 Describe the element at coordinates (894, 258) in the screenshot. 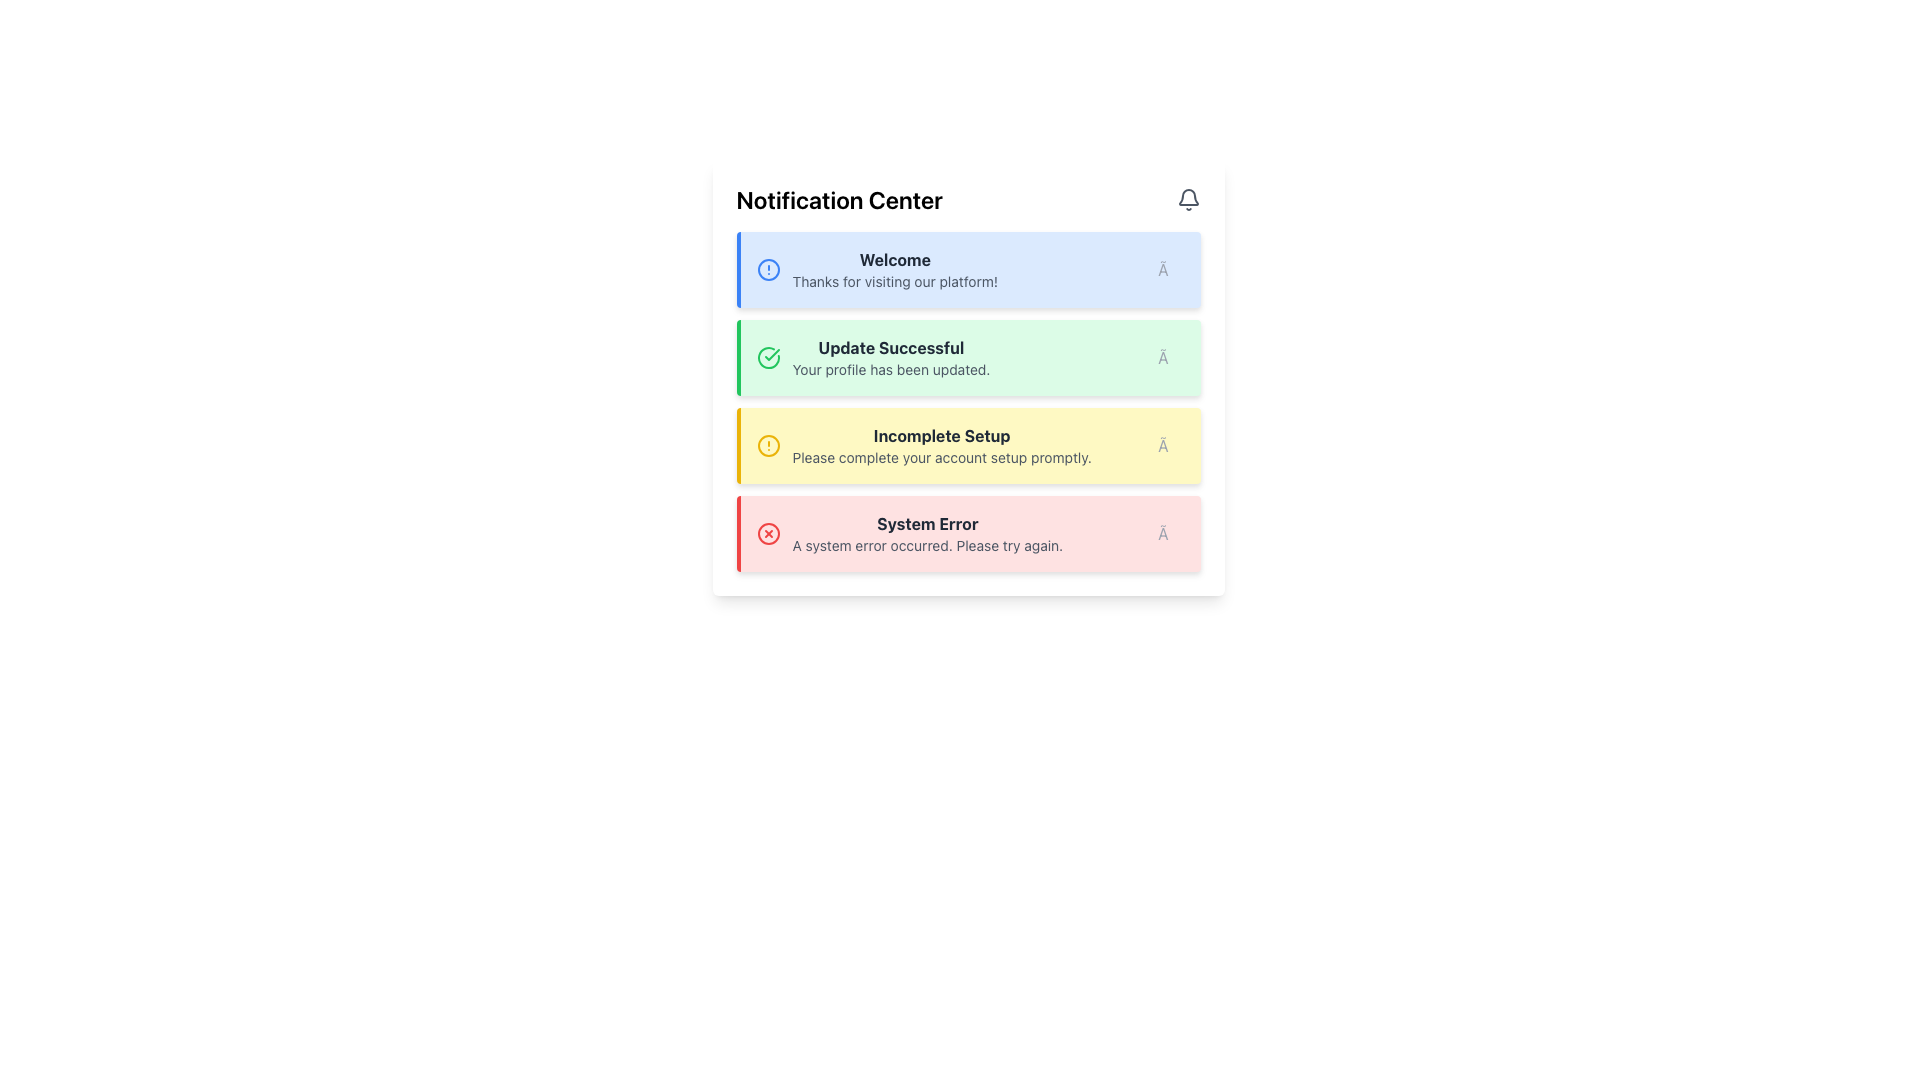

I see `the bold text saying 'Welcome' in dark gray color, which is located at the top of a notification card with a light blue background` at that location.